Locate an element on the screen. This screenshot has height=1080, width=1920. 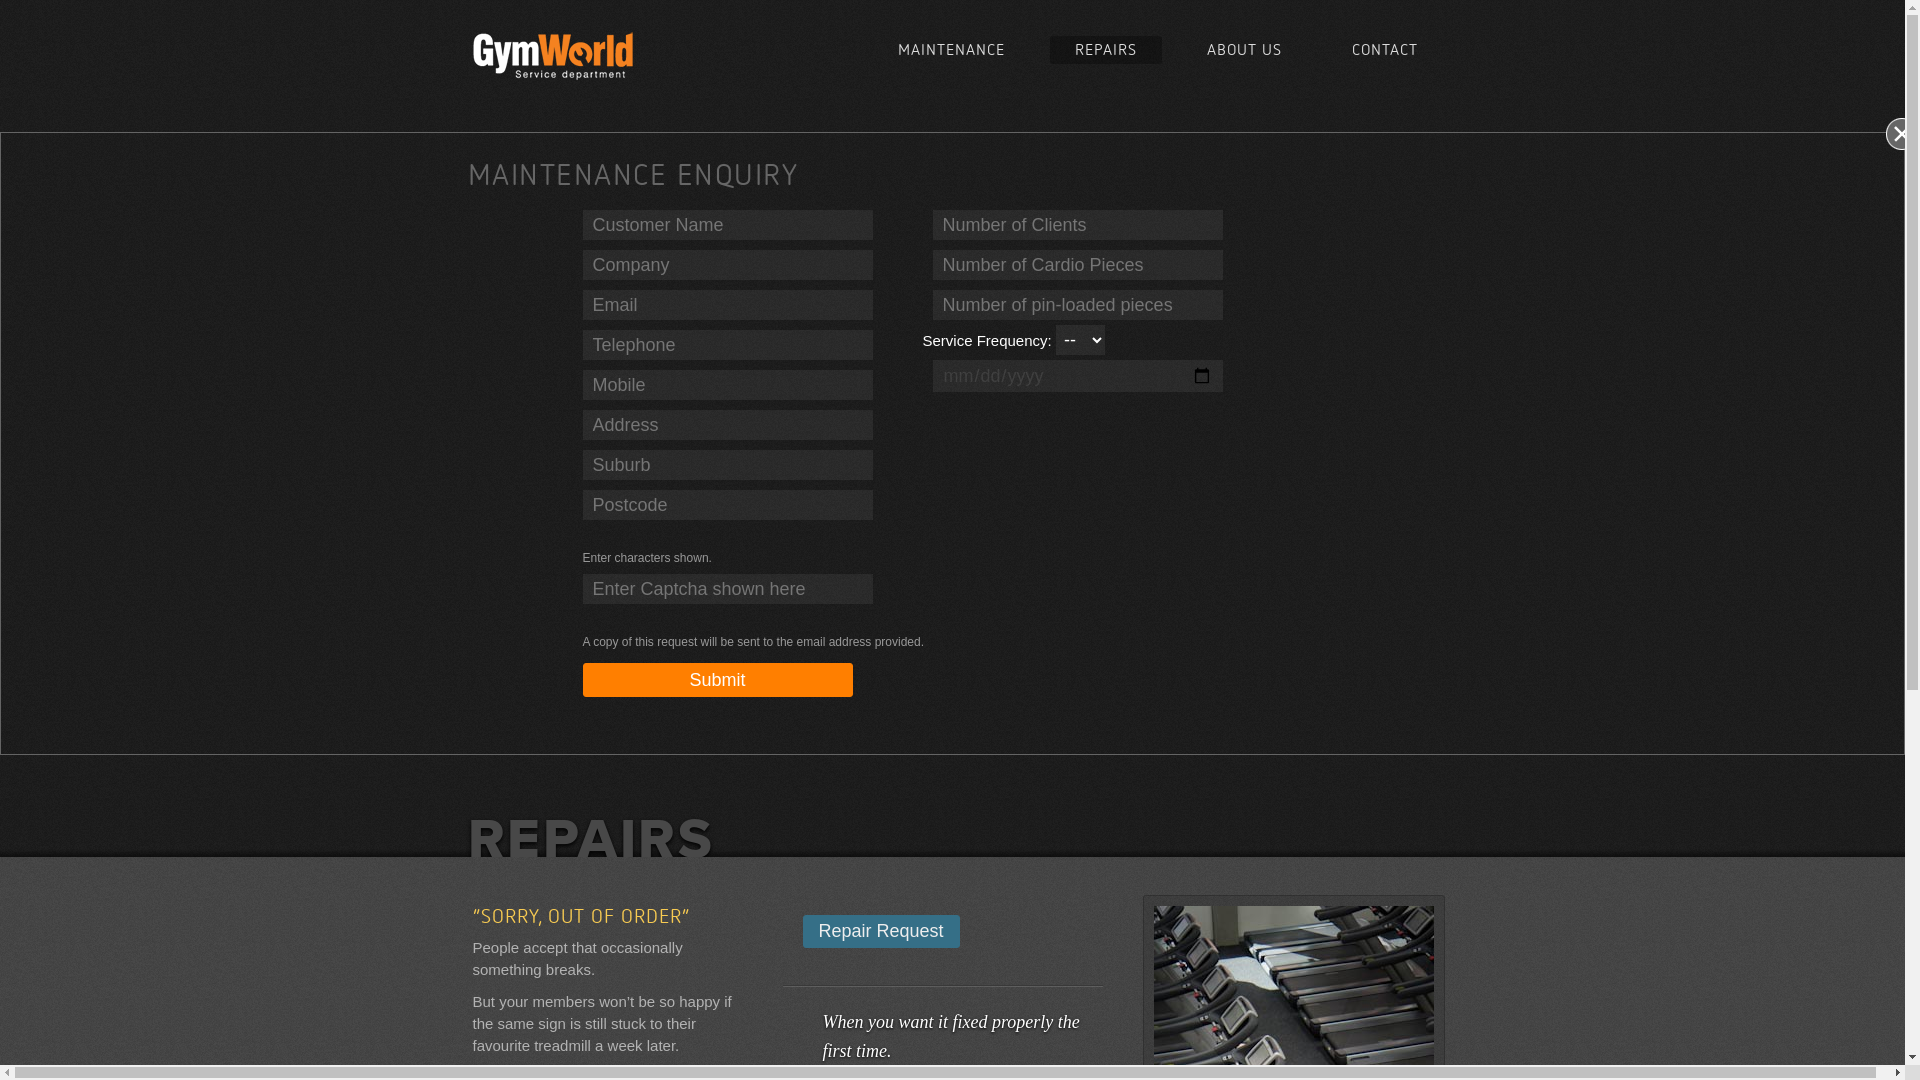
'CONTACT' is located at coordinates (1325, 49).